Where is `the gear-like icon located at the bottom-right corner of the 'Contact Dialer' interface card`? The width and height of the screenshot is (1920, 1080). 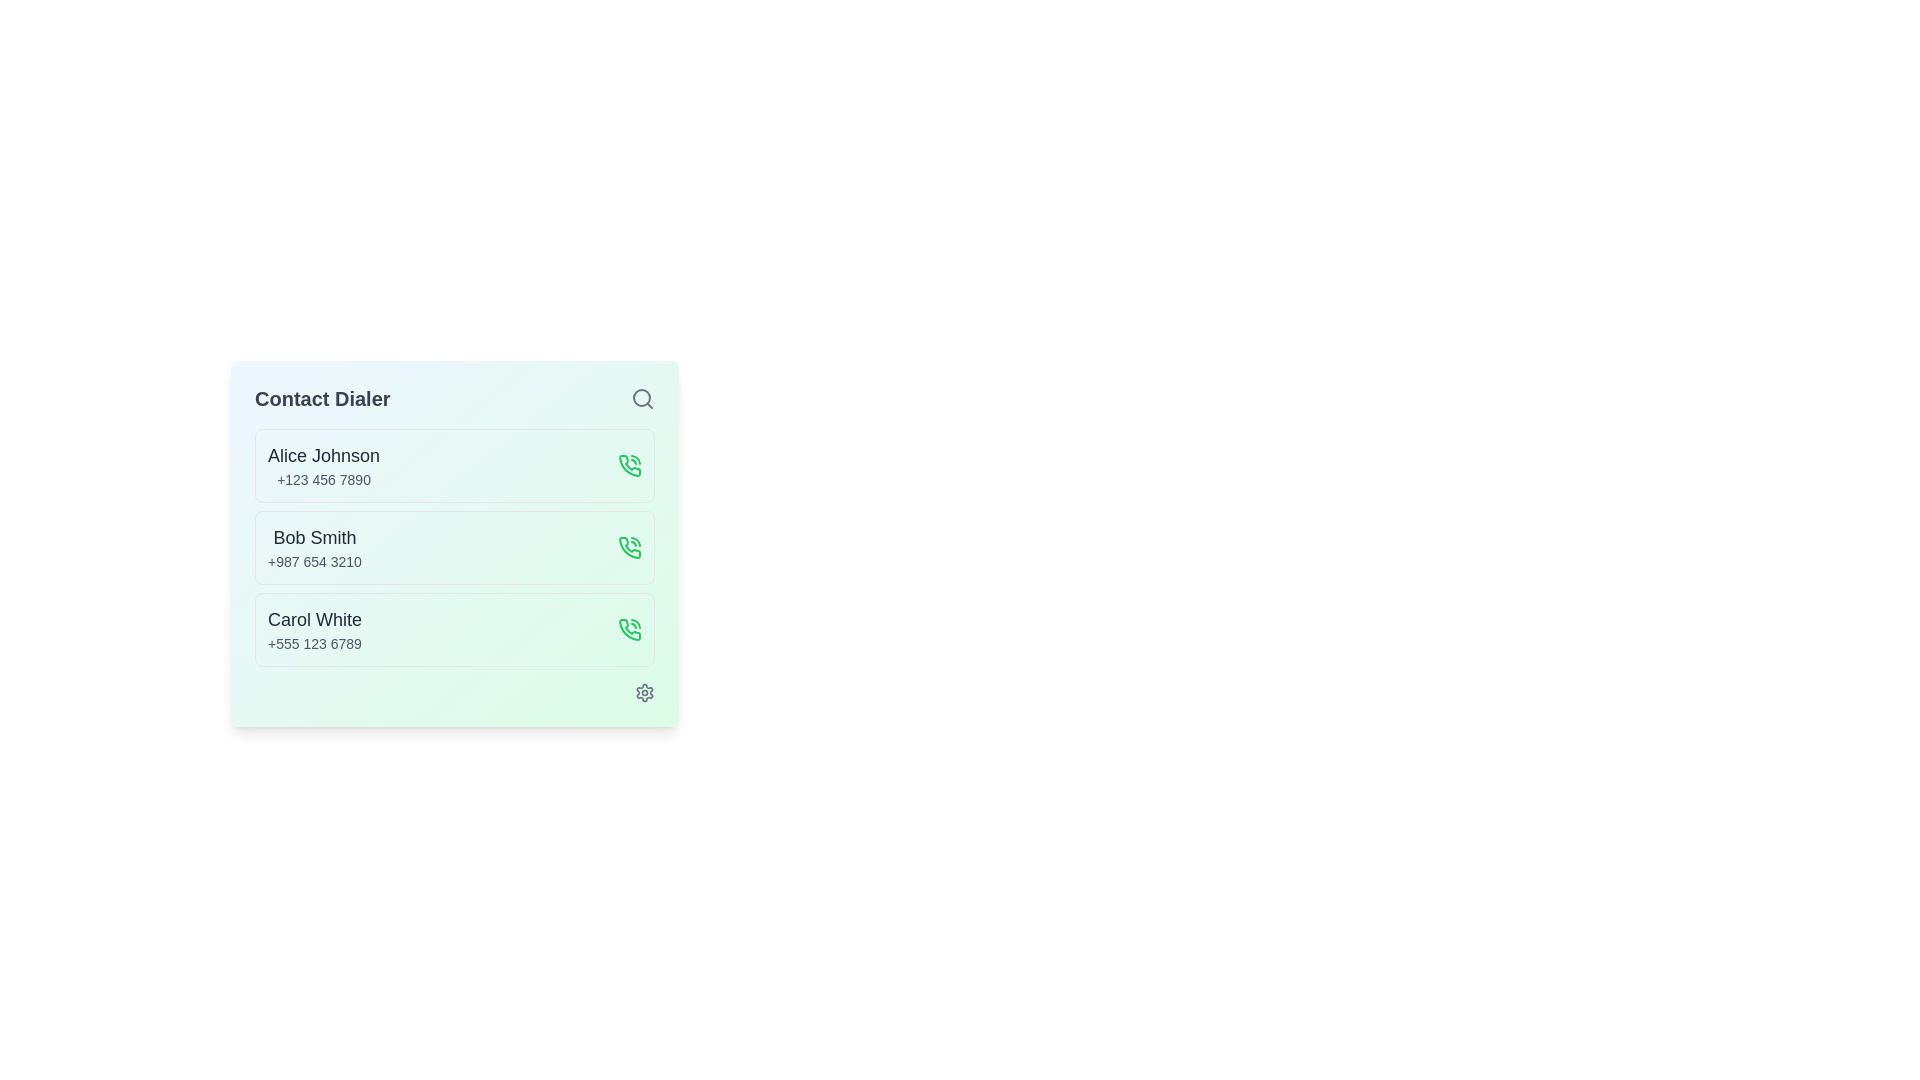 the gear-like icon located at the bottom-right corner of the 'Contact Dialer' interface card is located at coordinates (644, 692).